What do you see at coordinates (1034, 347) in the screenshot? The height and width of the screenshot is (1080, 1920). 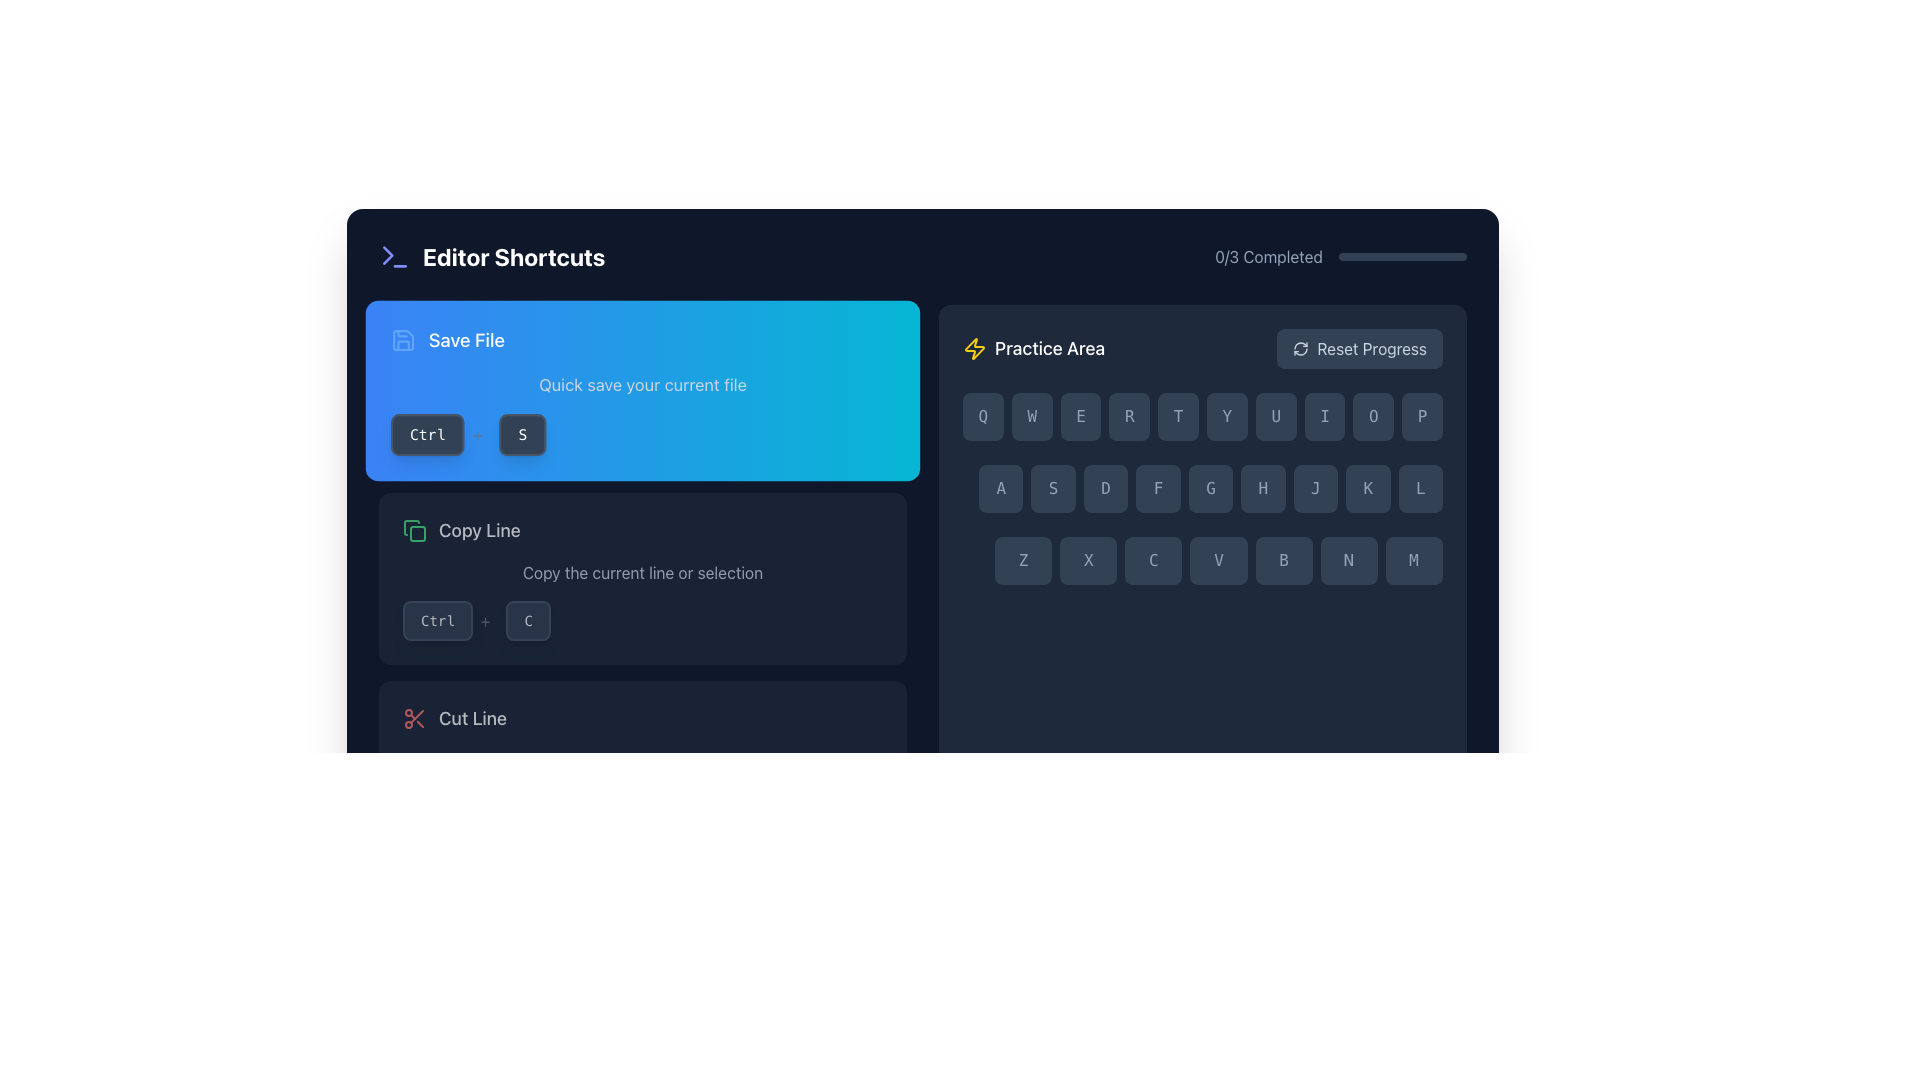 I see `the 'Practice Area' text label, which is styled with a bold, white font and located in the top-center section of the interface, adjacent to a yellow lightning bolt icon` at bounding box center [1034, 347].